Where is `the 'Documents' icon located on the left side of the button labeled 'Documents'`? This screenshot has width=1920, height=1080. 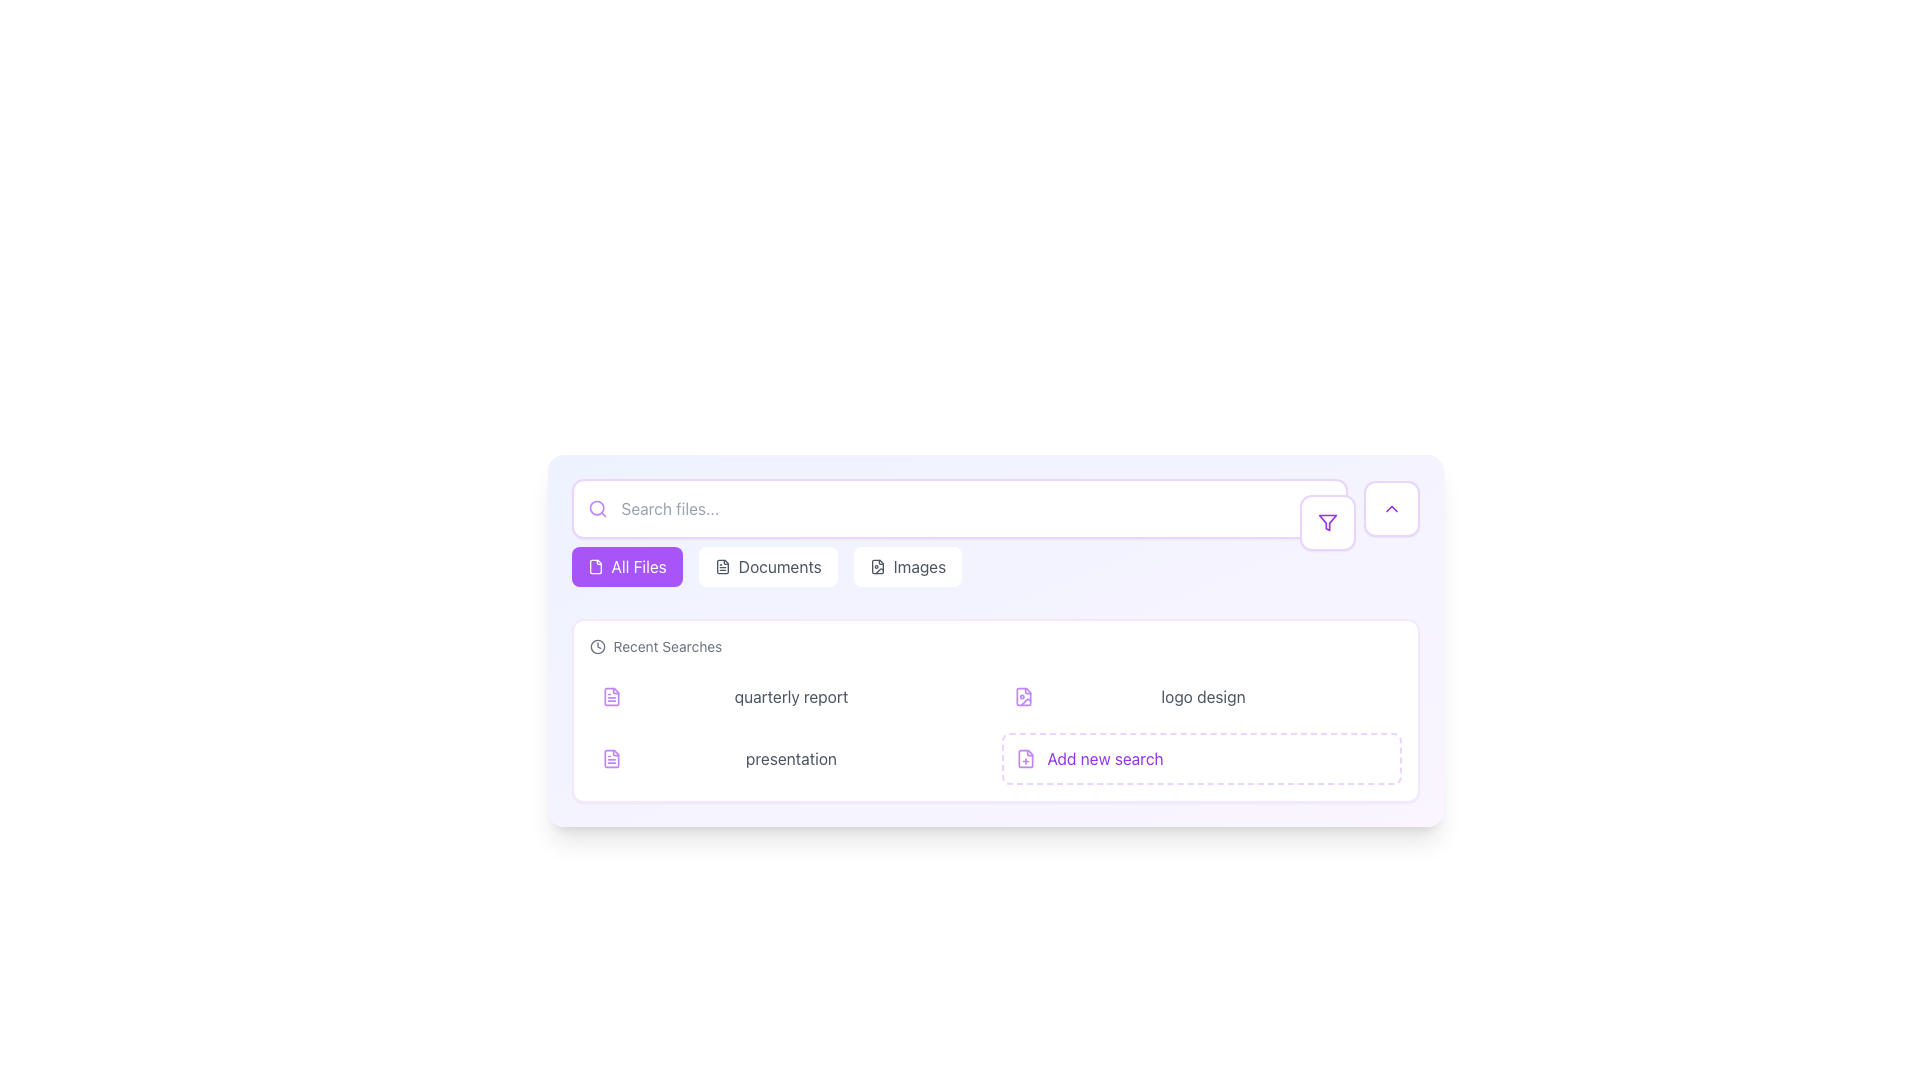 the 'Documents' icon located on the left side of the button labeled 'Documents' is located at coordinates (721, 567).